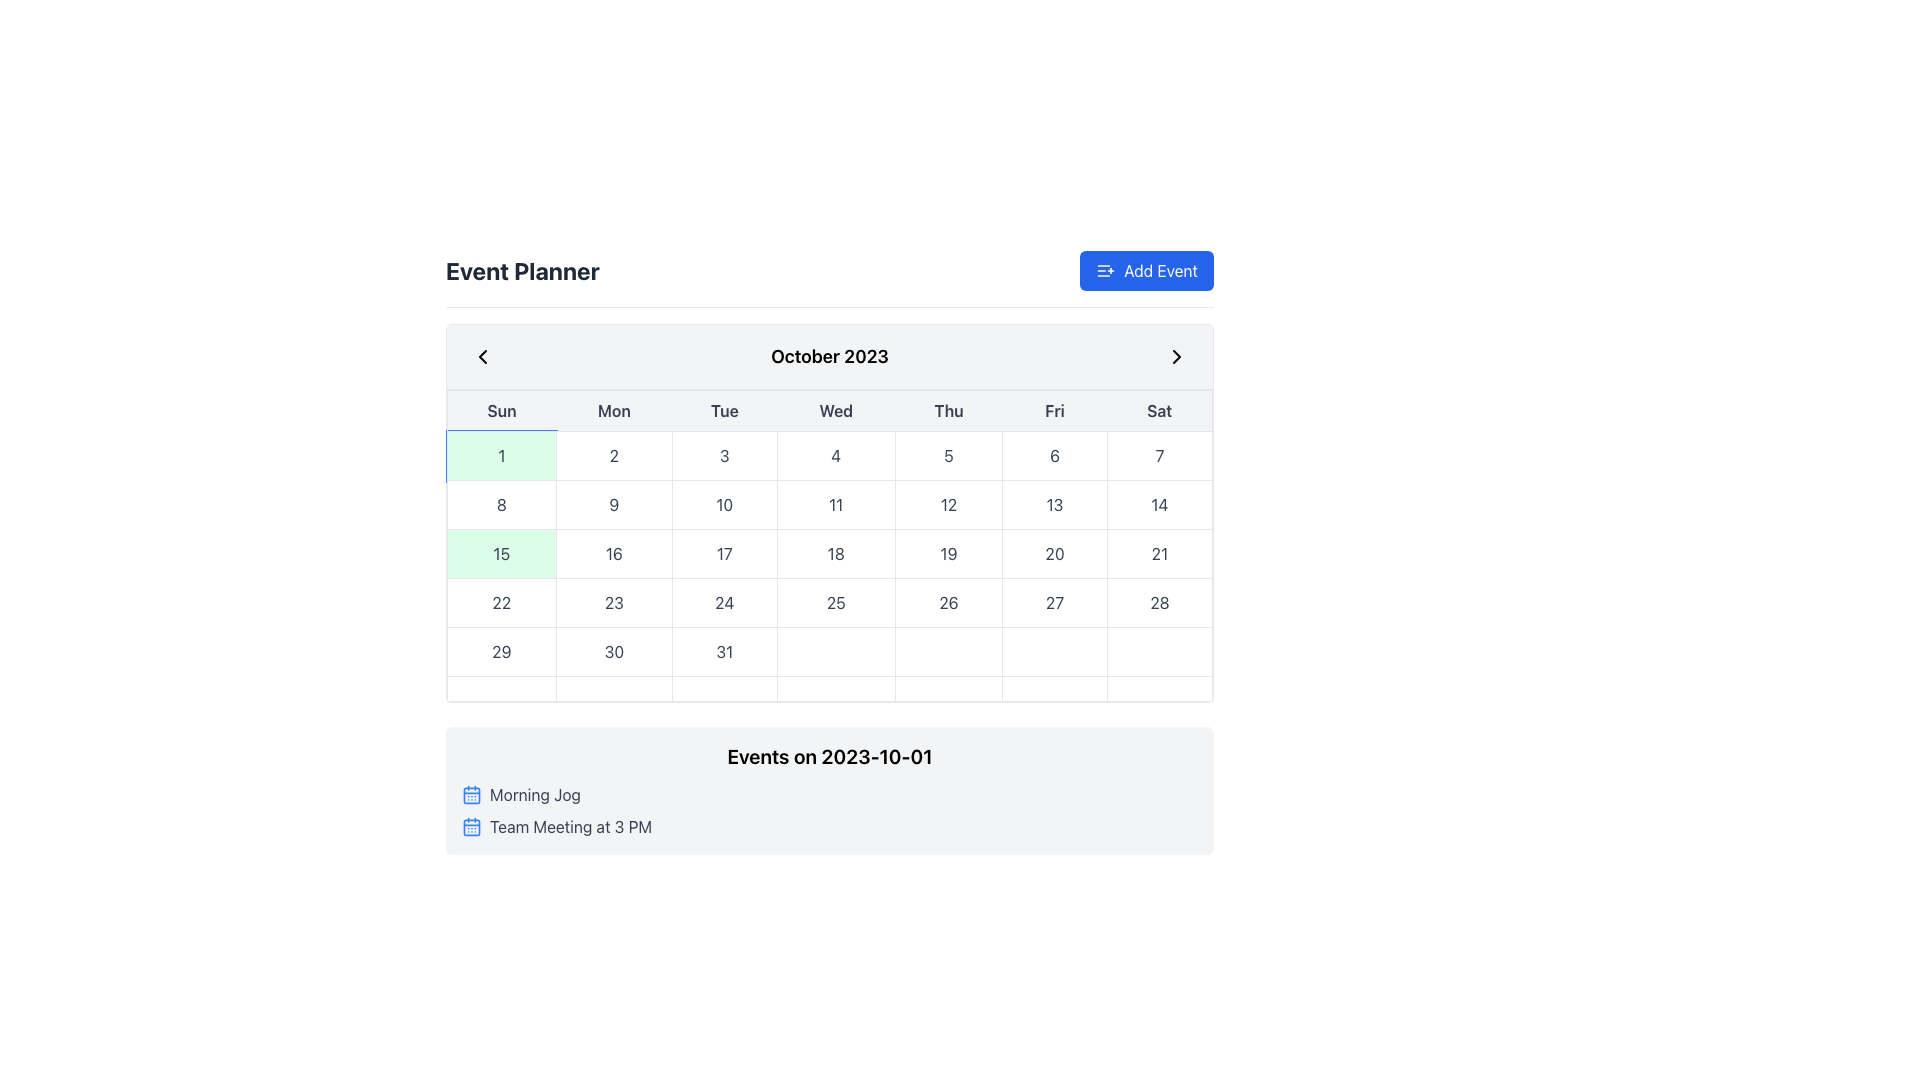 Image resolution: width=1920 pixels, height=1080 pixels. Describe the element at coordinates (501, 651) in the screenshot. I see `the calendar date cell displaying '29' located in the first cell of the seventh row under the 'Sunday' column` at that location.